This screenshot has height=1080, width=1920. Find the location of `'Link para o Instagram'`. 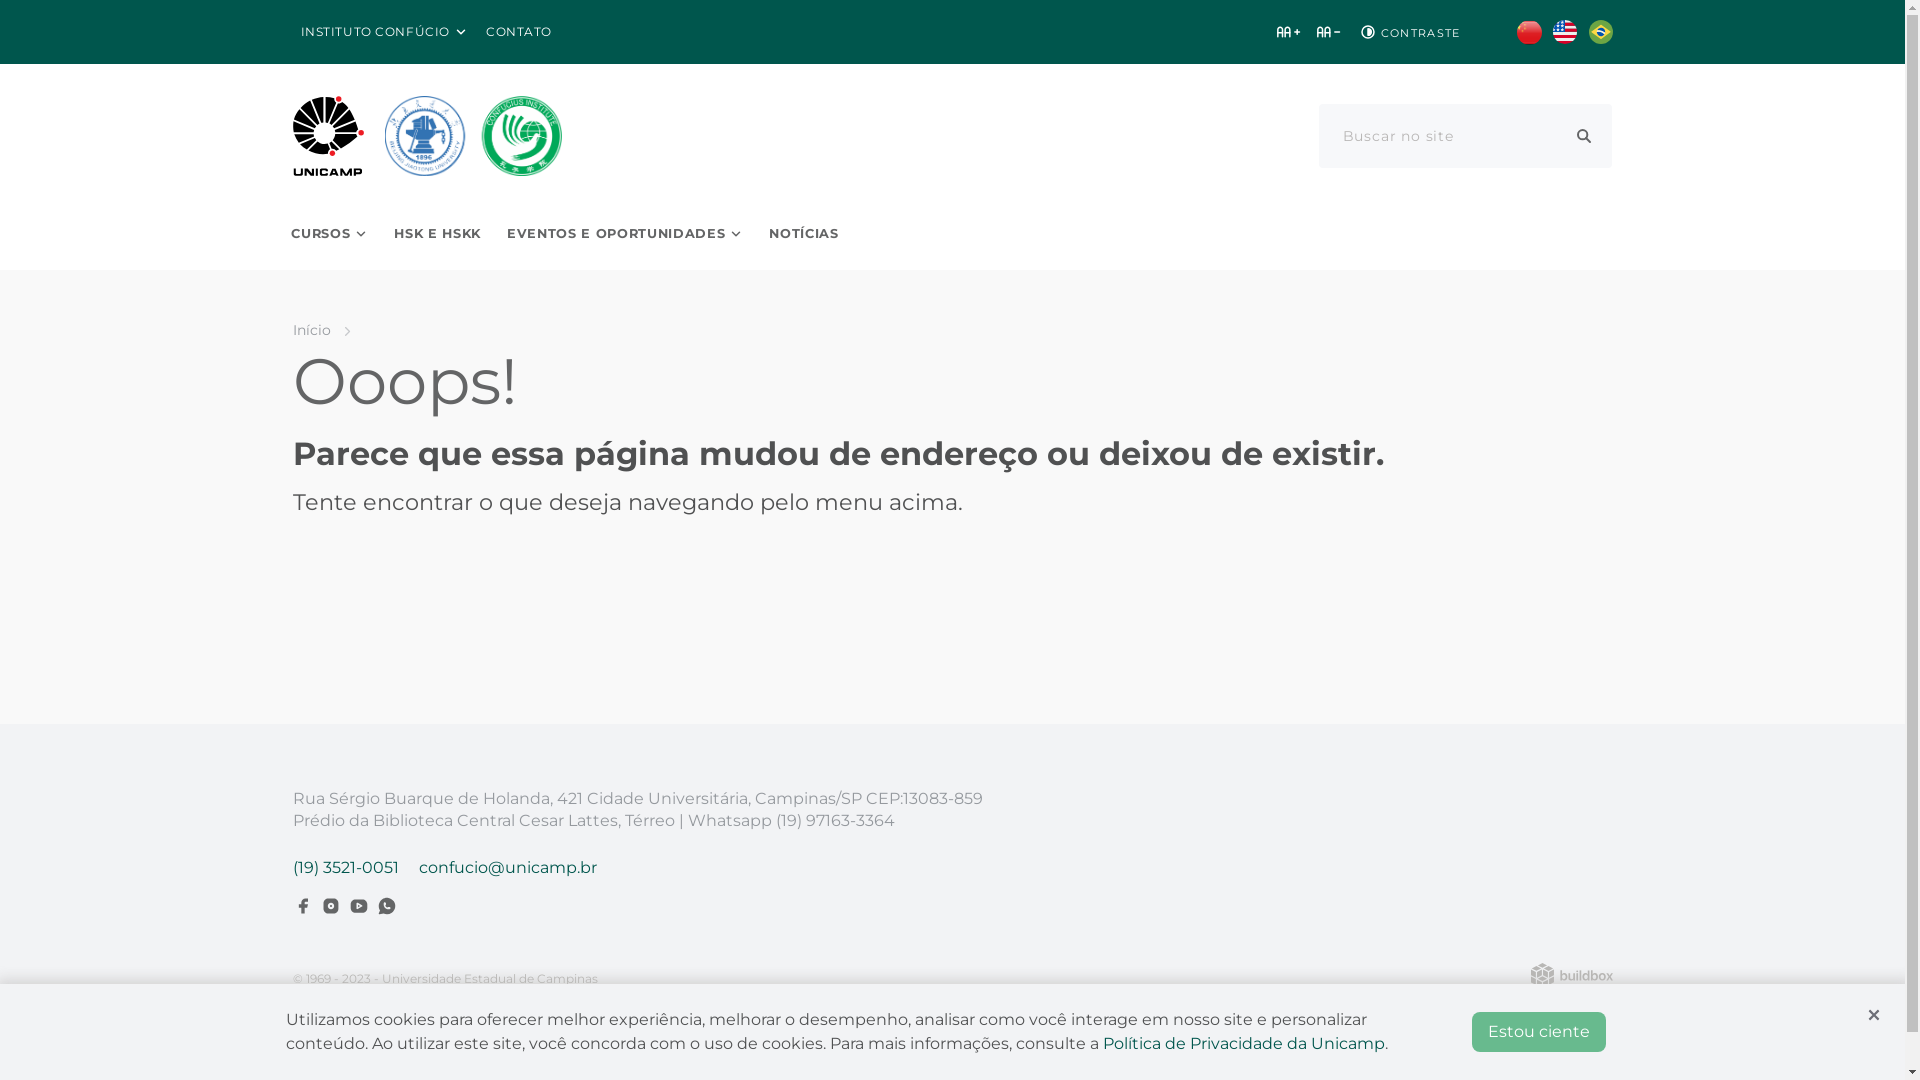

'Link para o Instagram' is located at coordinates (320, 906).